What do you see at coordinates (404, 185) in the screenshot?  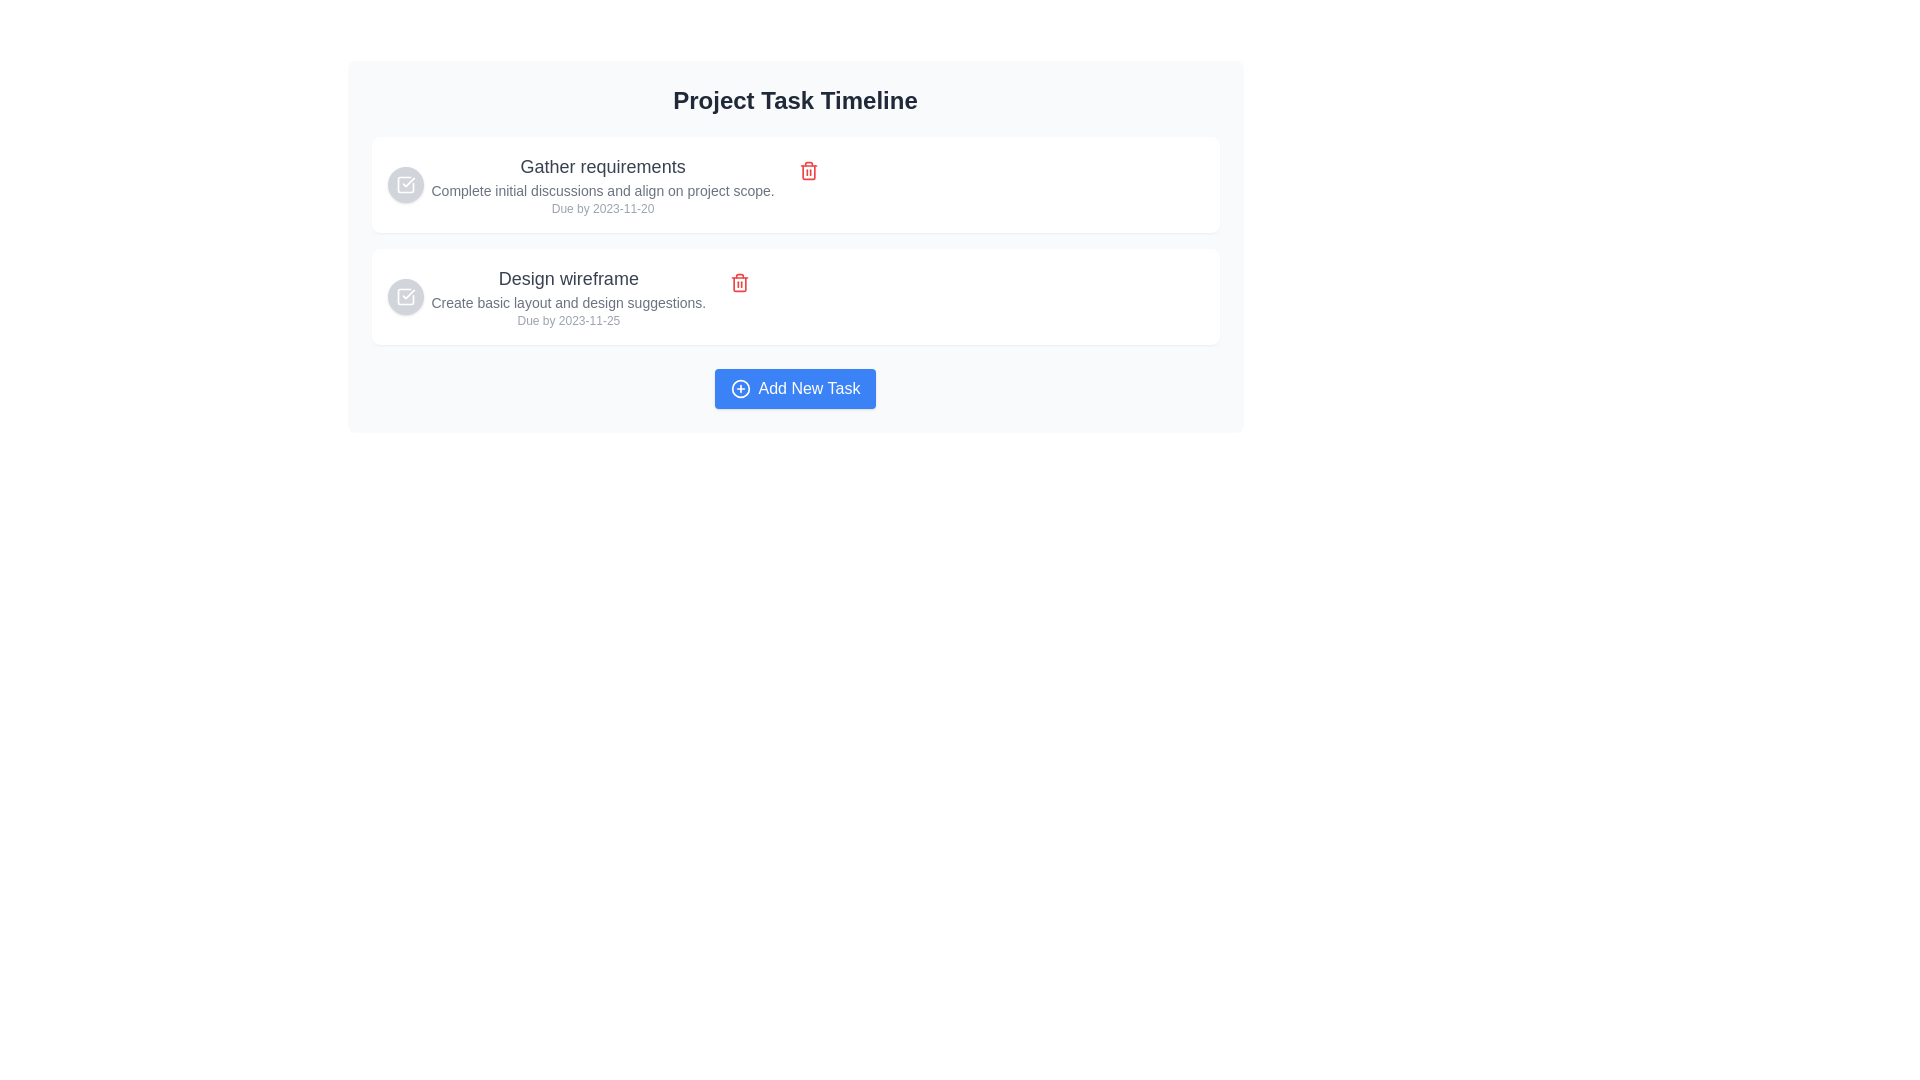 I see `the white square icon with a checkmark inside, located to the left of the 'Gather requirements' task title in the project task list, to mark the task as complete` at bounding box center [404, 185].